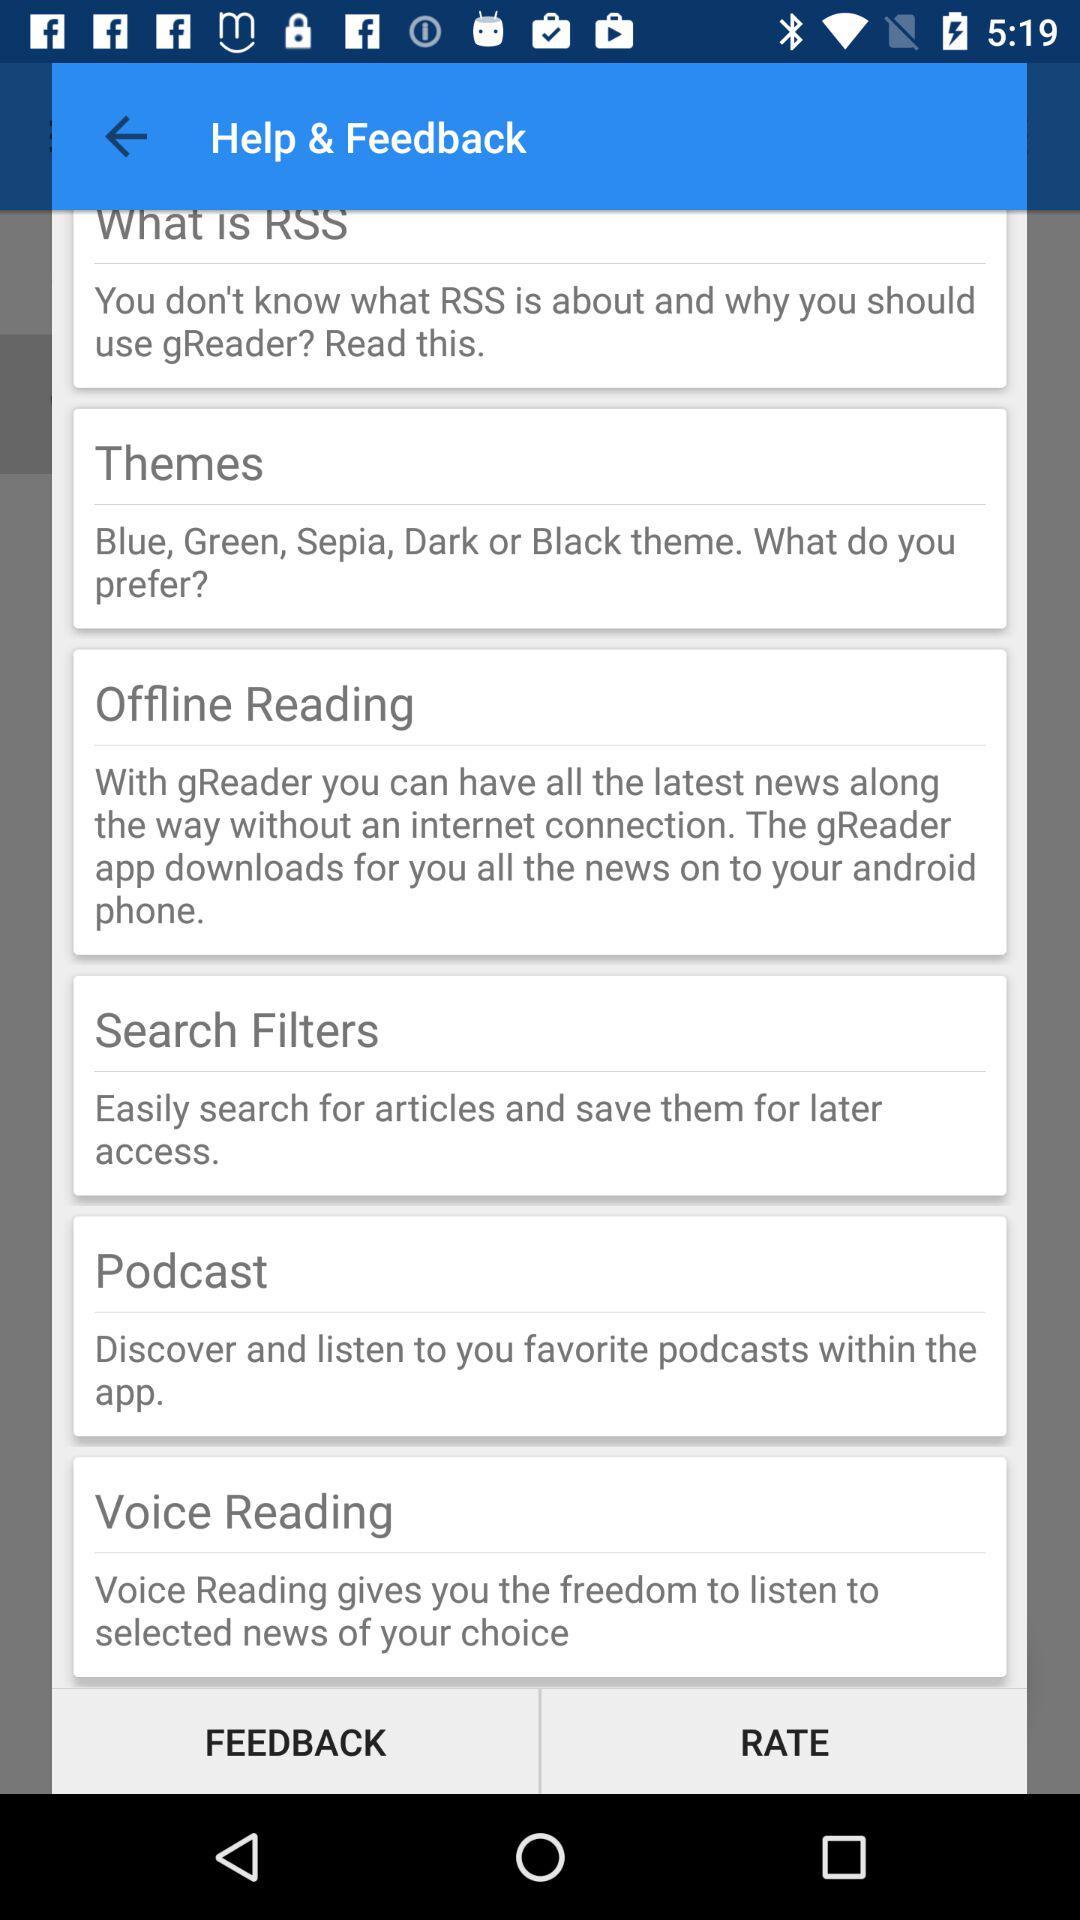 This screenshot has width=1080, height=1920. I want to click on icon below voice reading gives, so click(783, 1740).